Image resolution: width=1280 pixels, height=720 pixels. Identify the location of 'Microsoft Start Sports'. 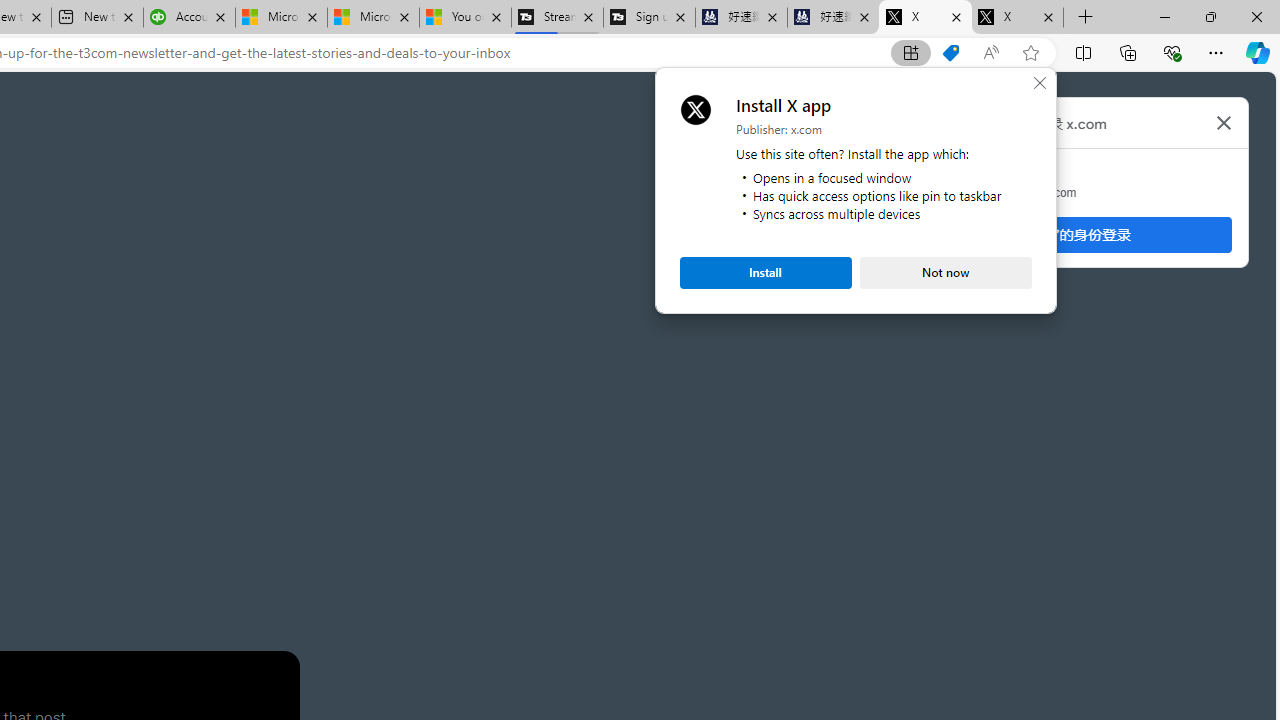
(279, 17).